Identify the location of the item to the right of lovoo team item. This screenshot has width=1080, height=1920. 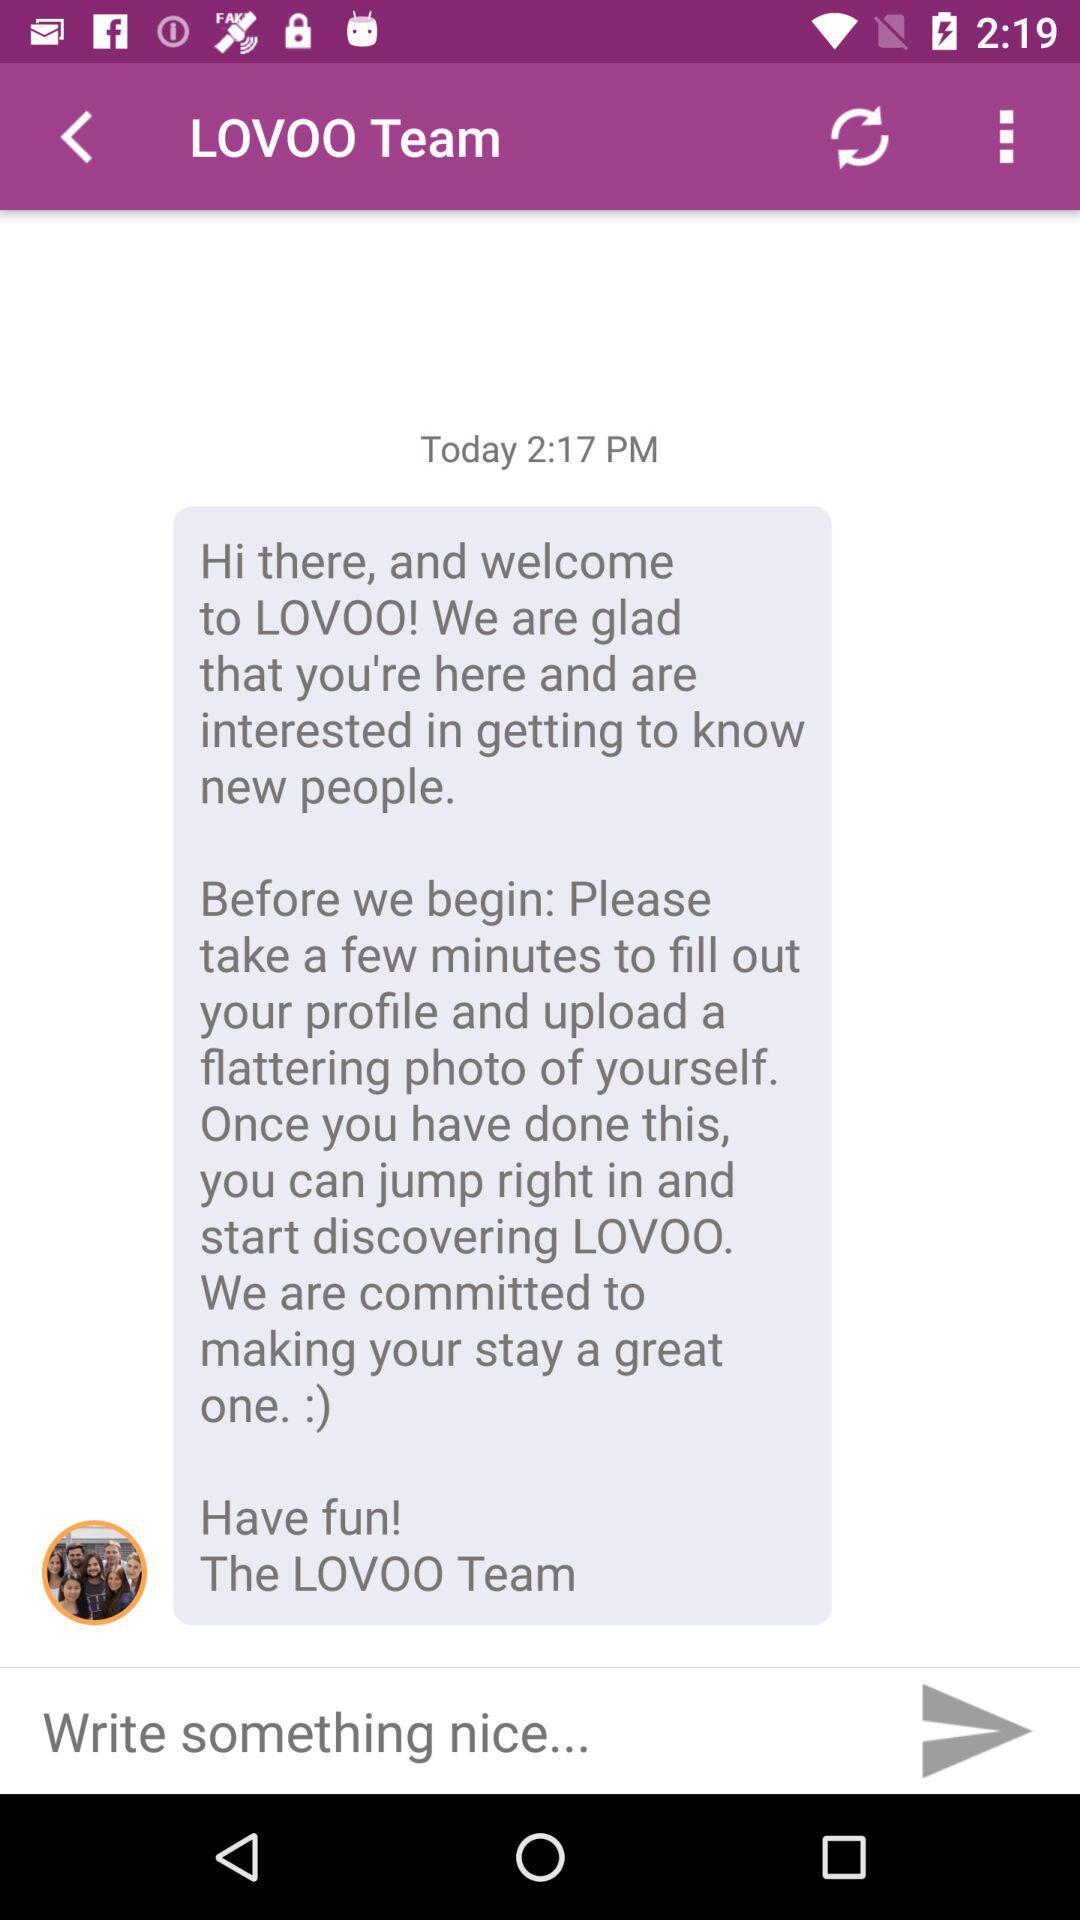
(858, 135).